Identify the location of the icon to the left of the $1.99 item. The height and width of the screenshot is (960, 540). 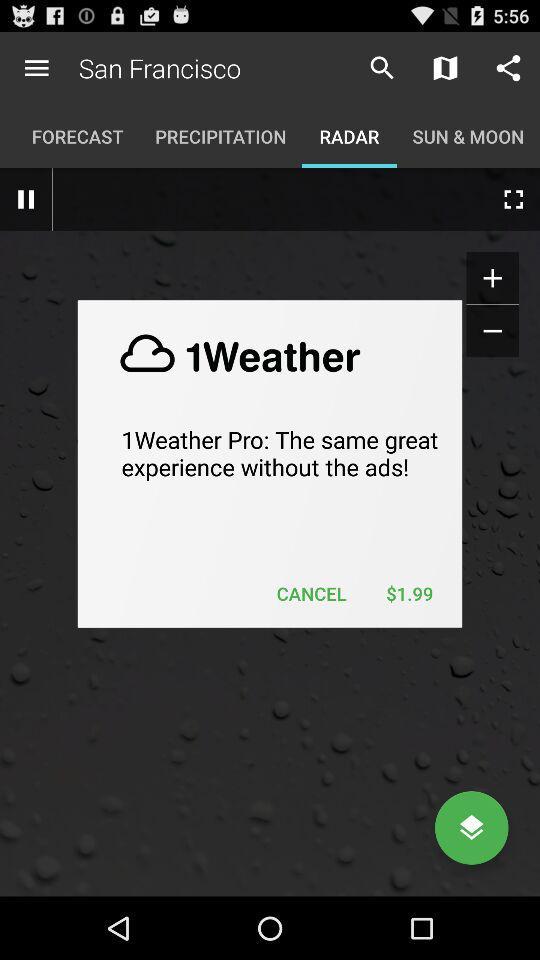
(311, 593).